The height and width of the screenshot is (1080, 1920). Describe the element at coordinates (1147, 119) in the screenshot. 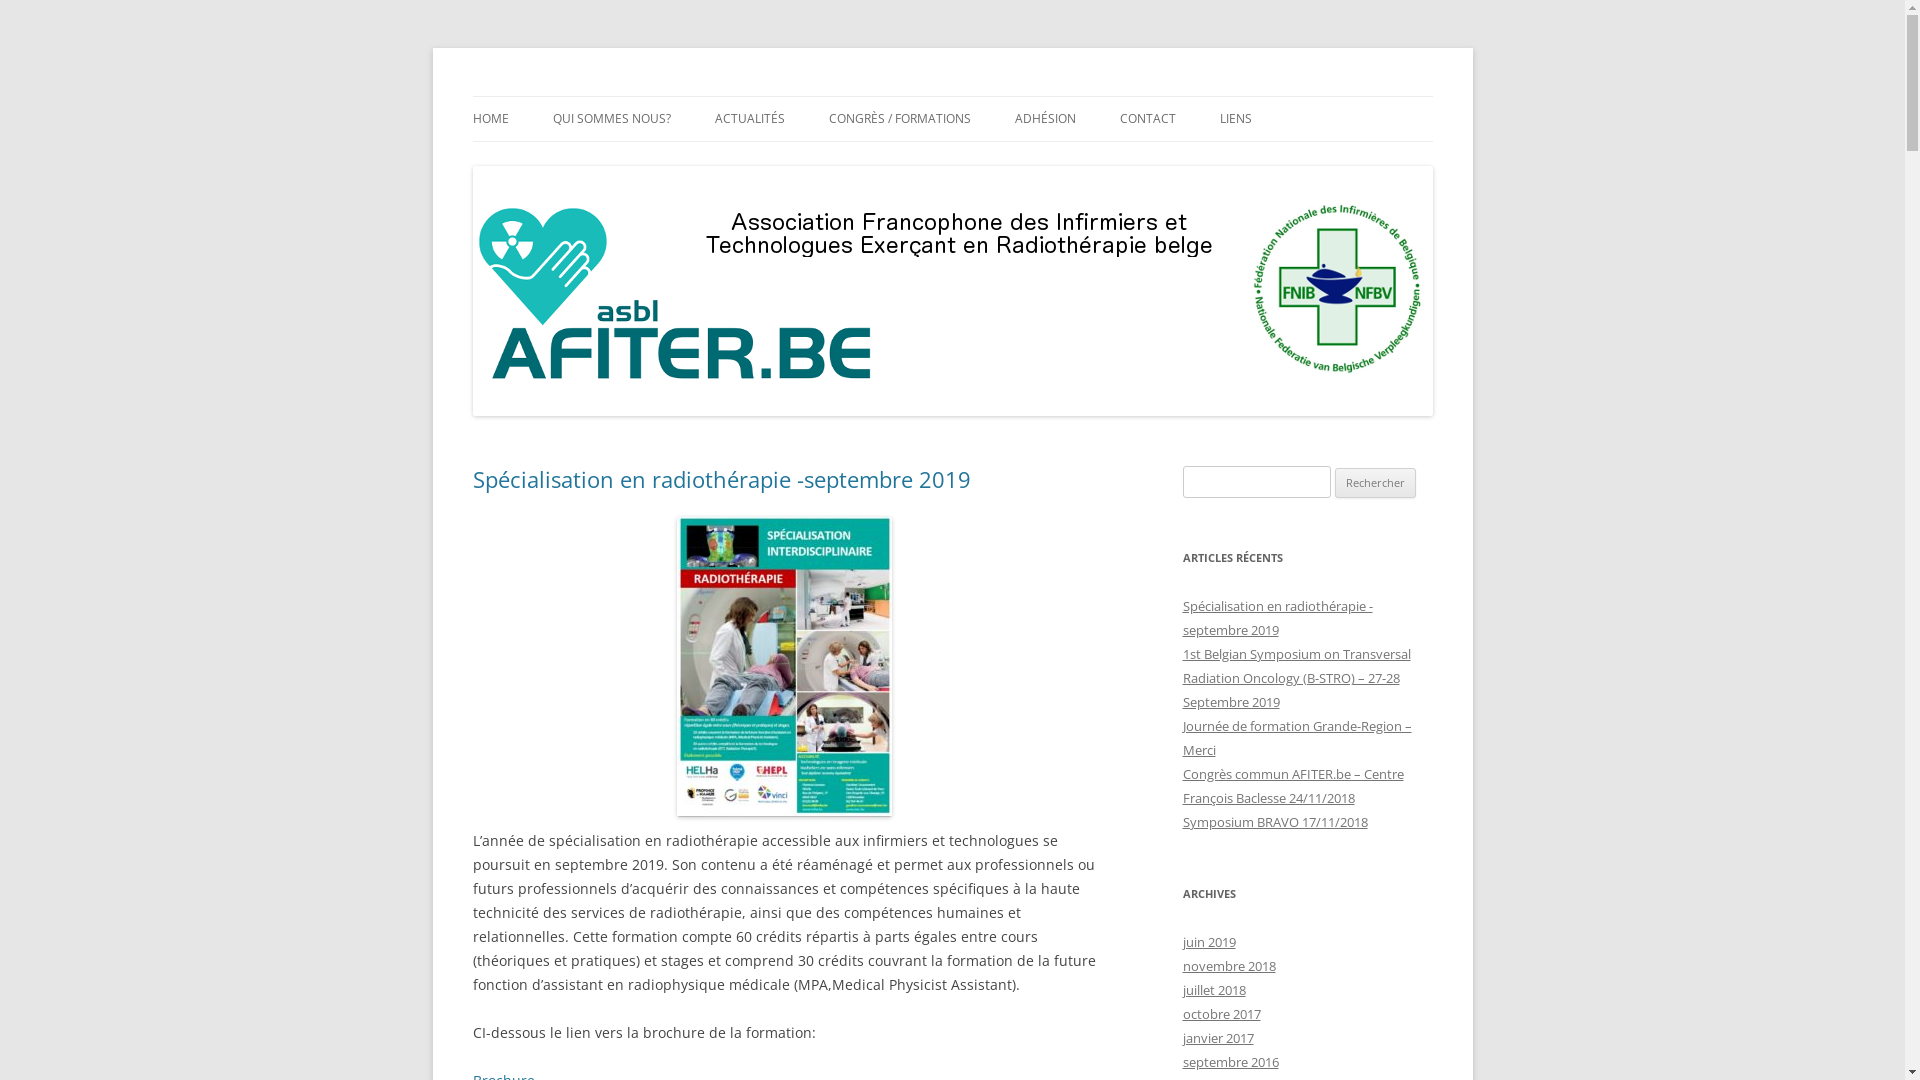

I see `'CONTACT'` at that location.